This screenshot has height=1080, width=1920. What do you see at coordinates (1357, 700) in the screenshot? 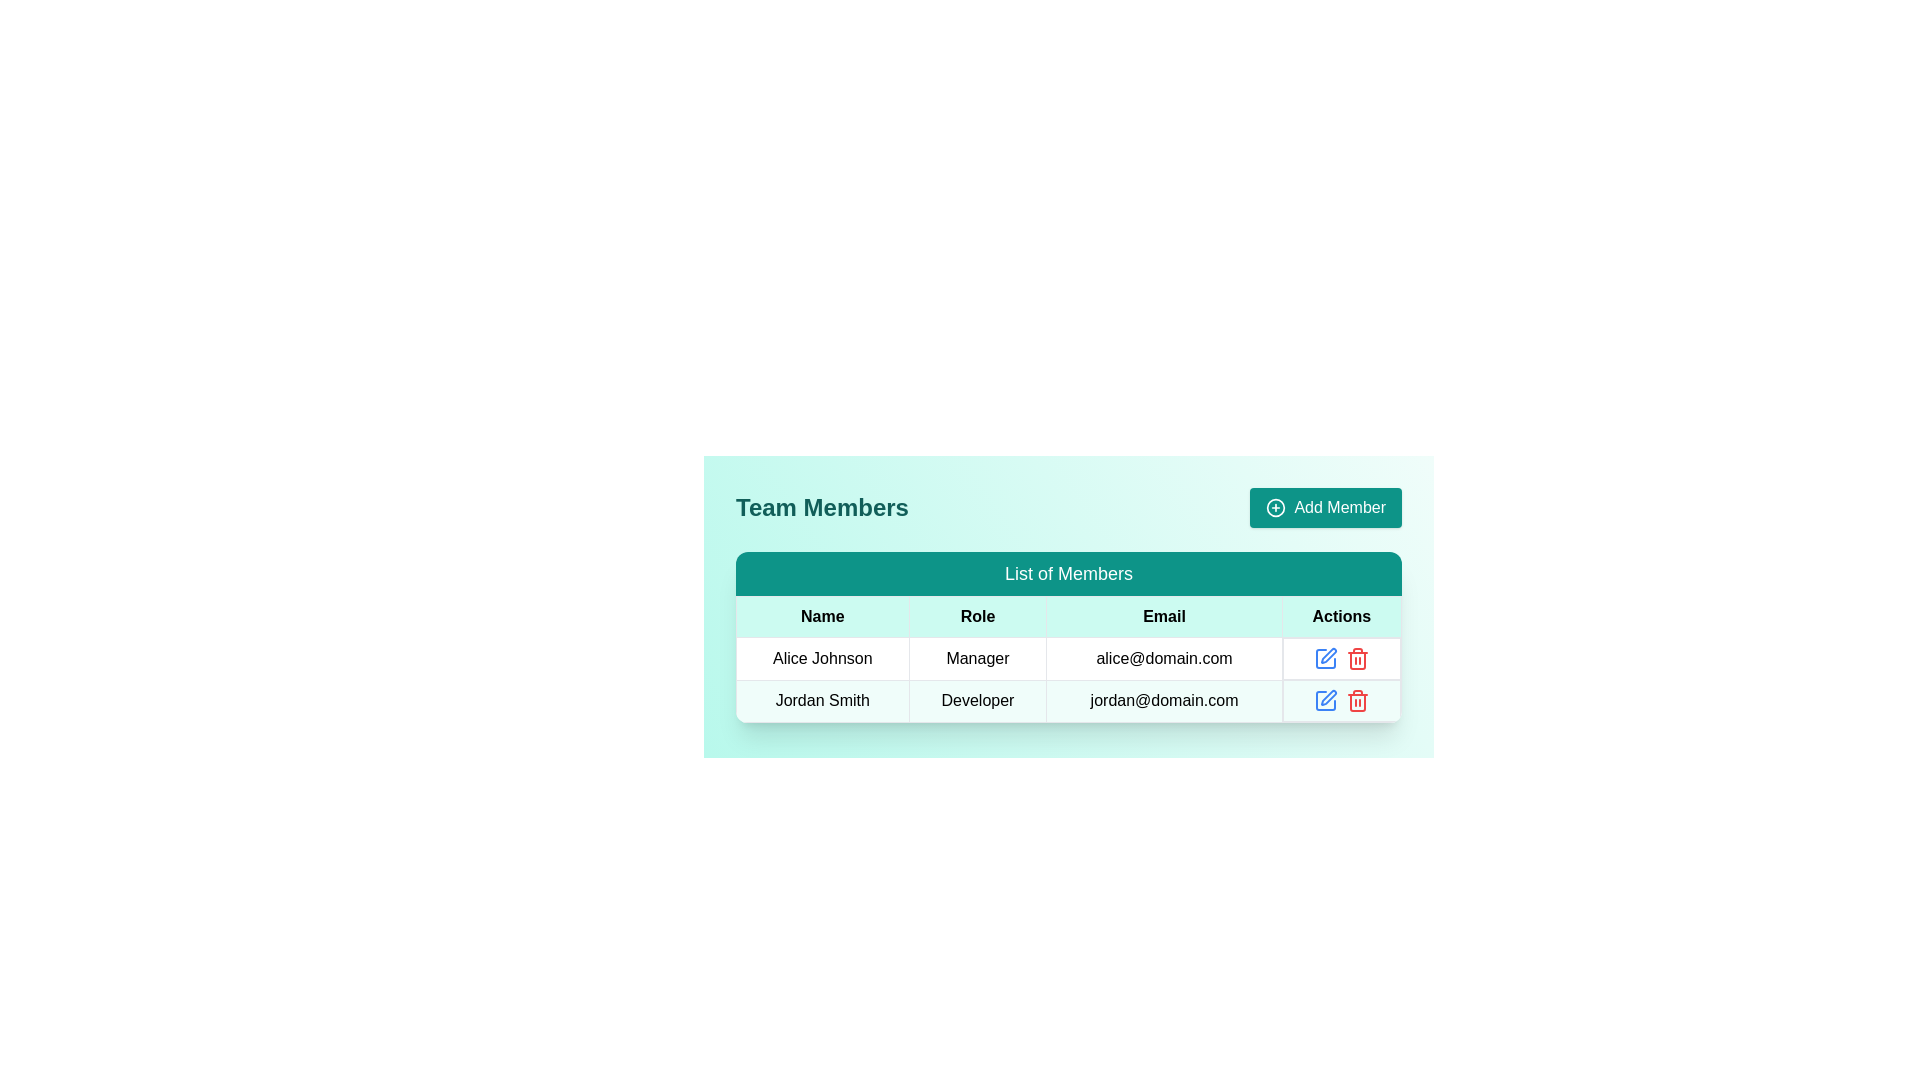
I see `the delete button located in the last column of the second row under the 'Actions' header` at bounding box center [1357, 700].